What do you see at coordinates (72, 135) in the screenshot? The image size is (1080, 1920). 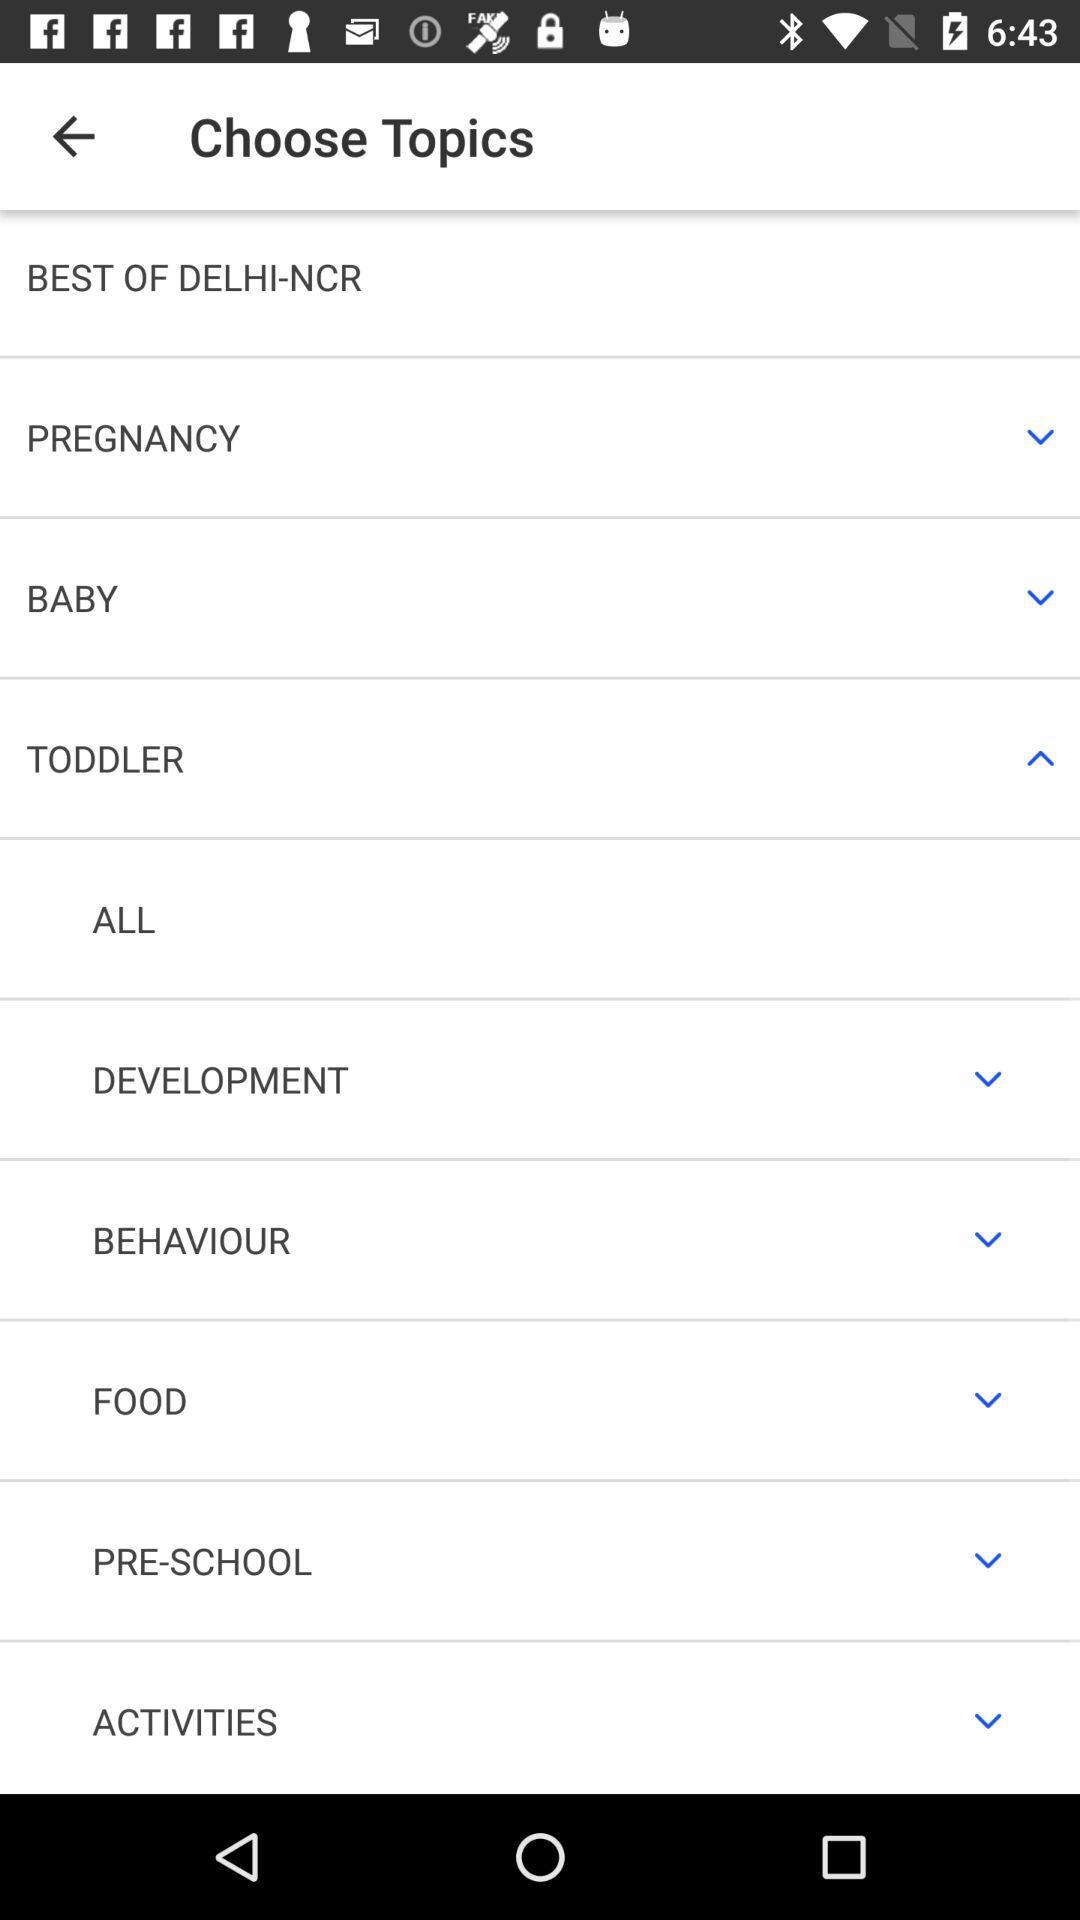 I see `the item next to the choose topics item` at bounding box center [72, 135].